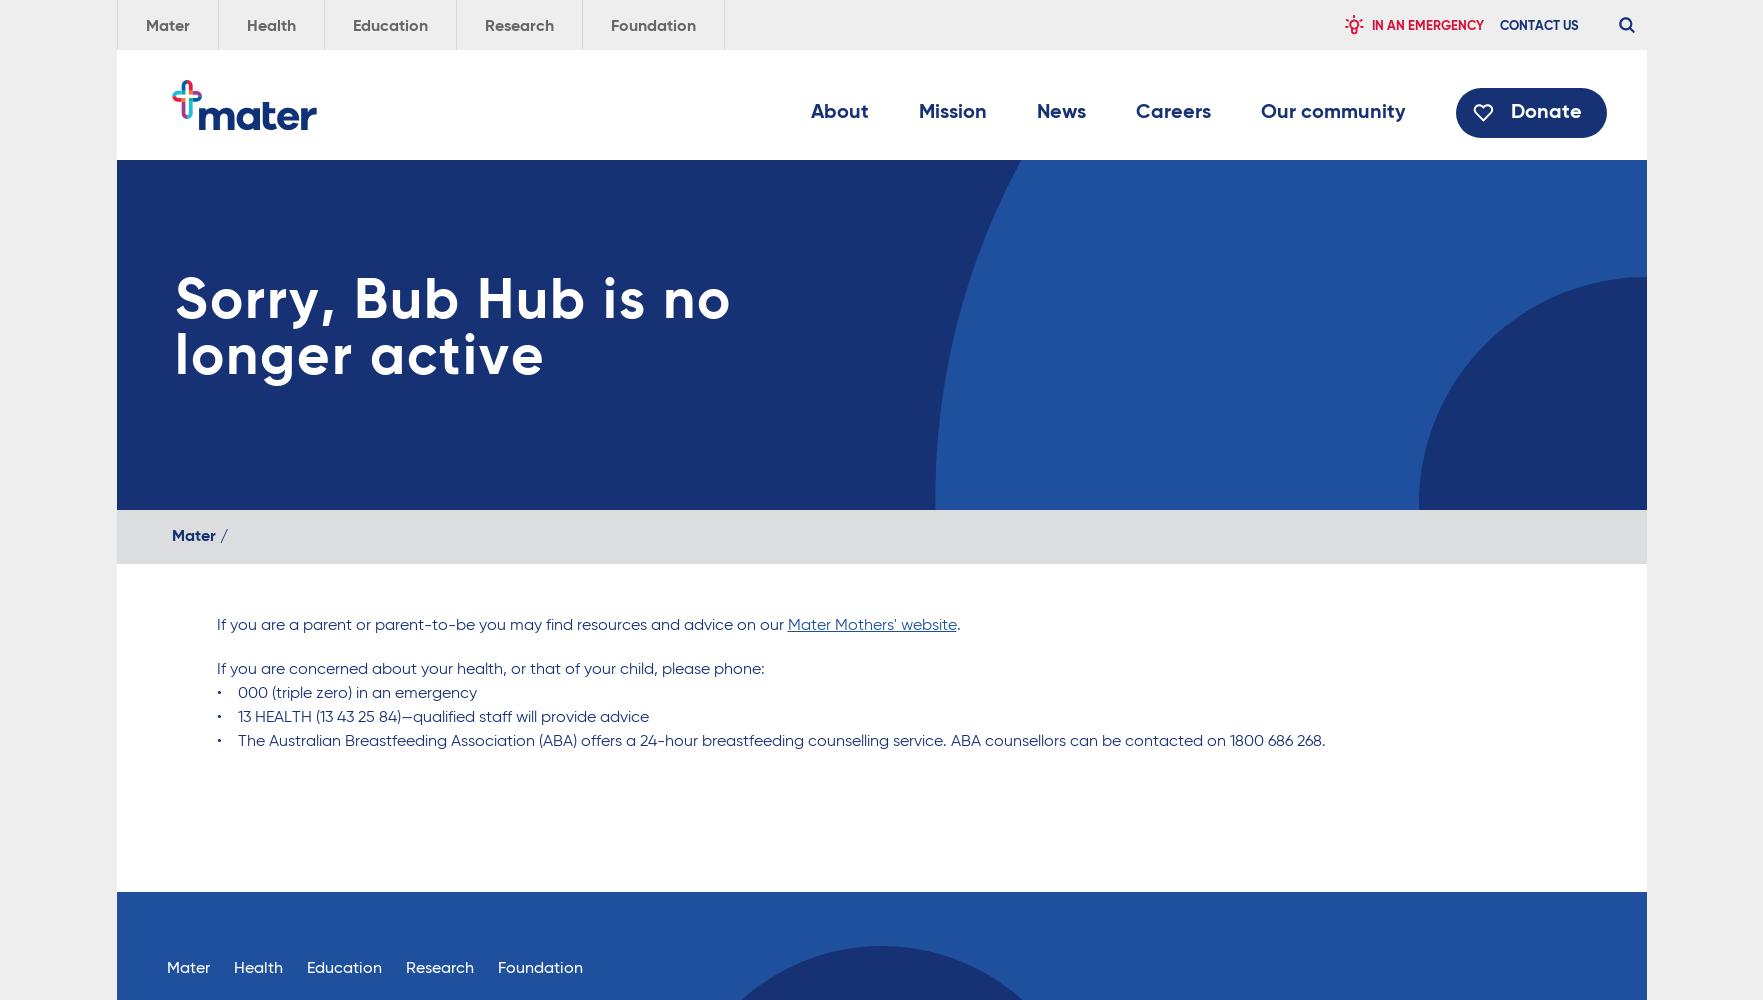  Describe the element at coordinates (1544, 112) in the screenshot. I see `'Donate'` at that location.